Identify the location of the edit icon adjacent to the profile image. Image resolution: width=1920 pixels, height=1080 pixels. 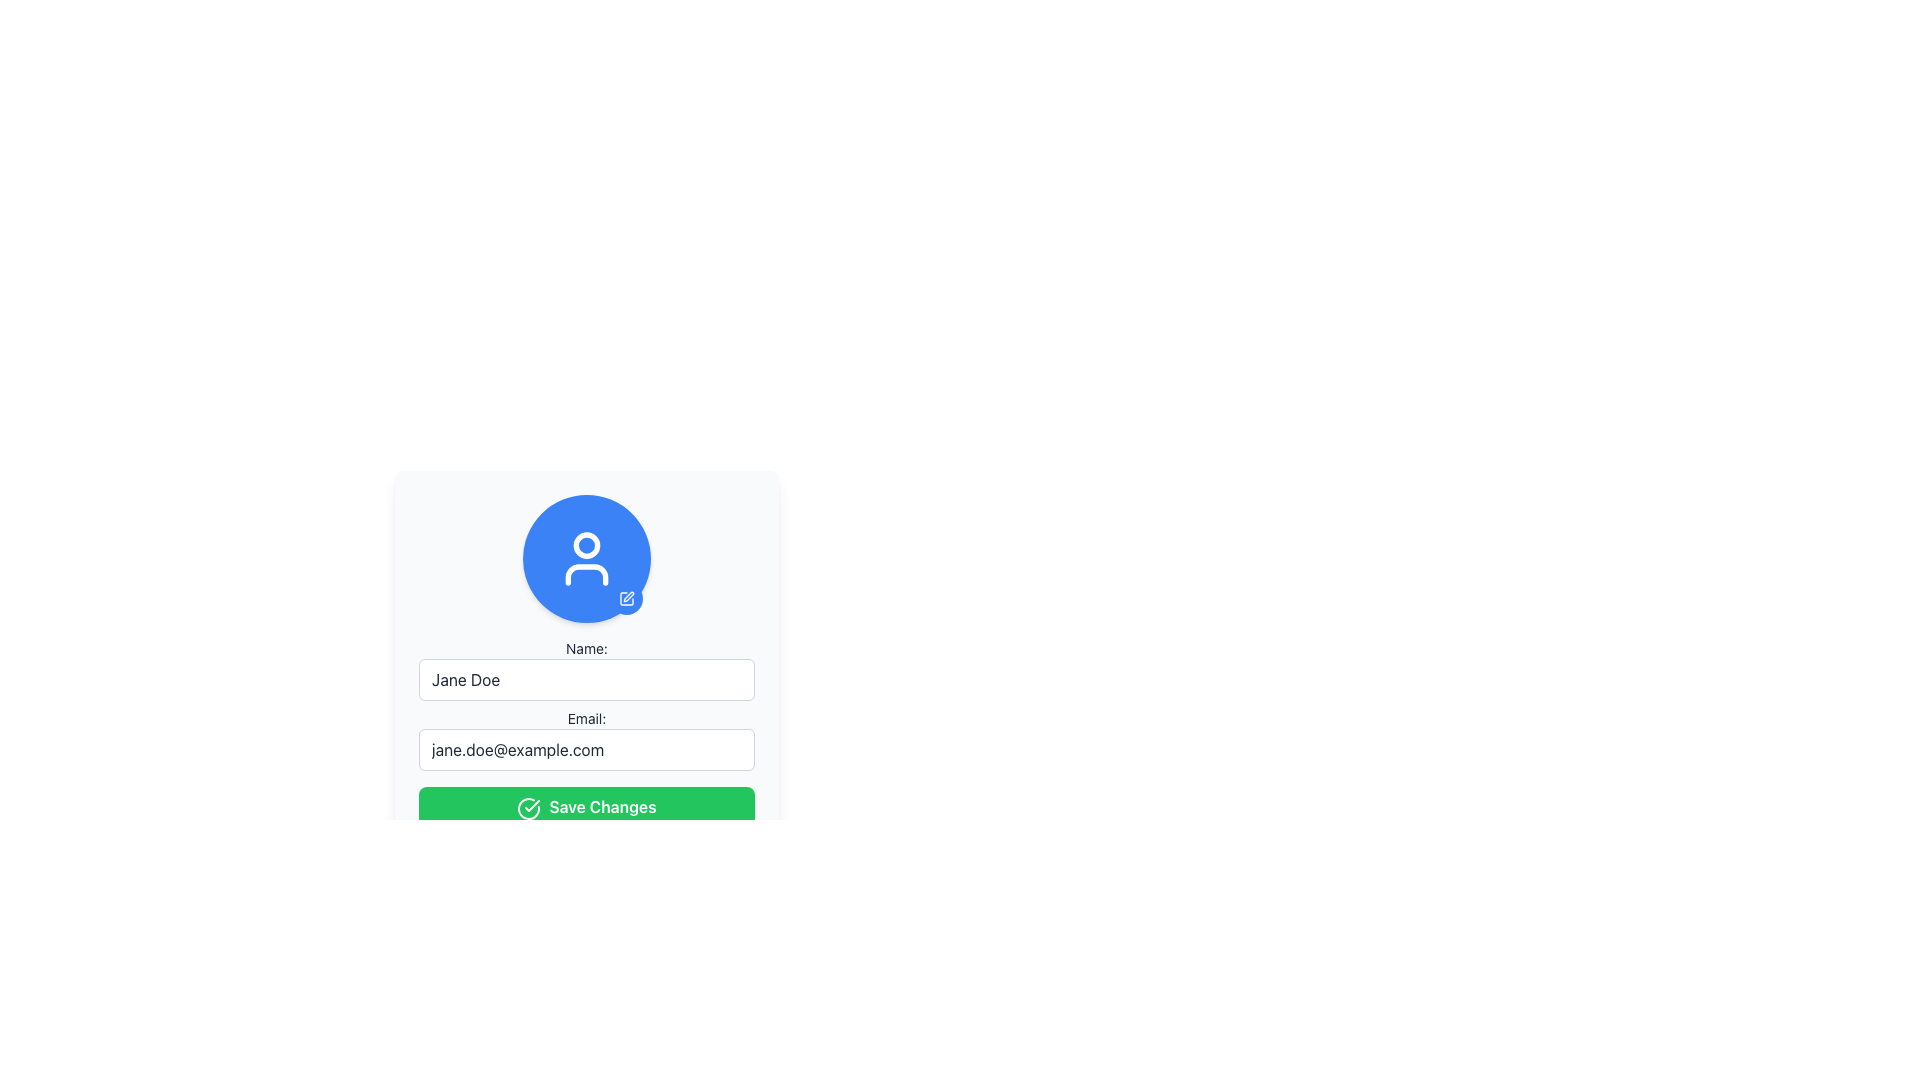
(627, 596).